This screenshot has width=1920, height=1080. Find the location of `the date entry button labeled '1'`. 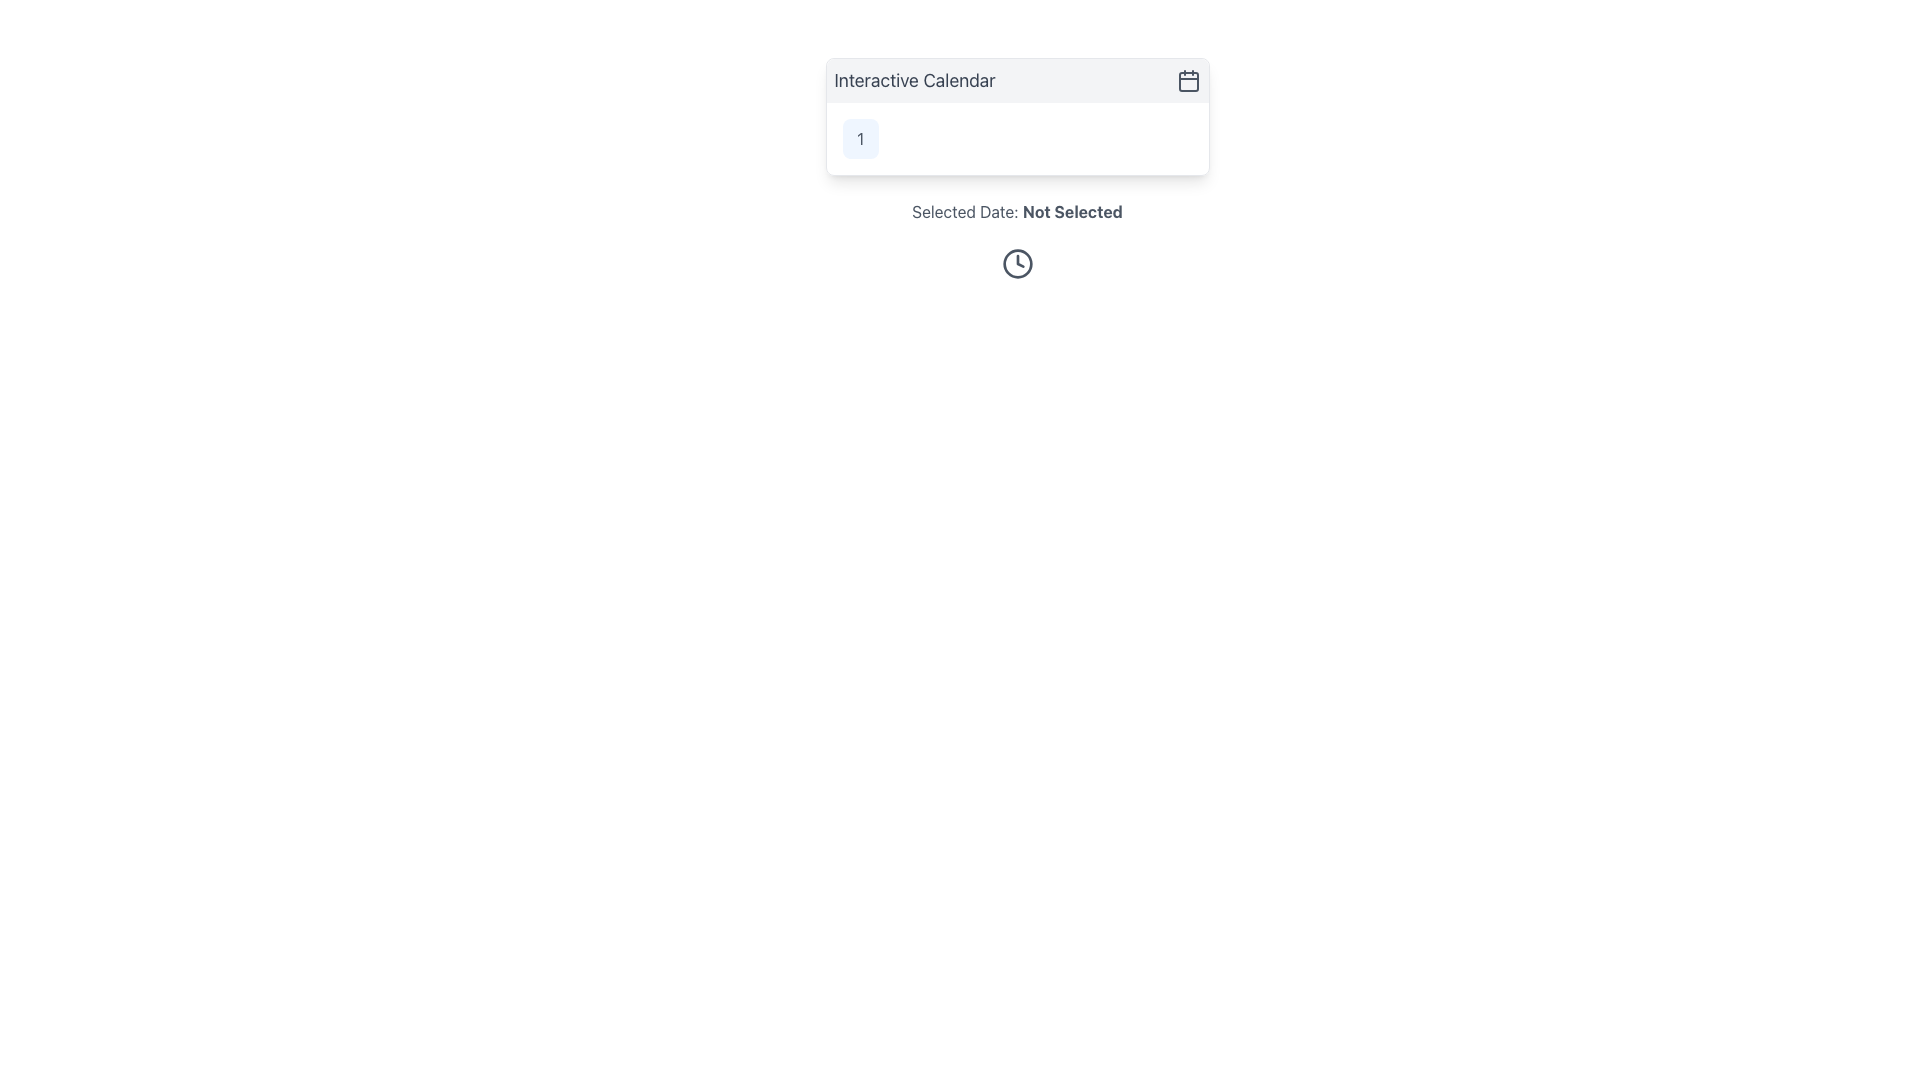

the date entry button labeled '1' is located at coordinates (1017, 137).